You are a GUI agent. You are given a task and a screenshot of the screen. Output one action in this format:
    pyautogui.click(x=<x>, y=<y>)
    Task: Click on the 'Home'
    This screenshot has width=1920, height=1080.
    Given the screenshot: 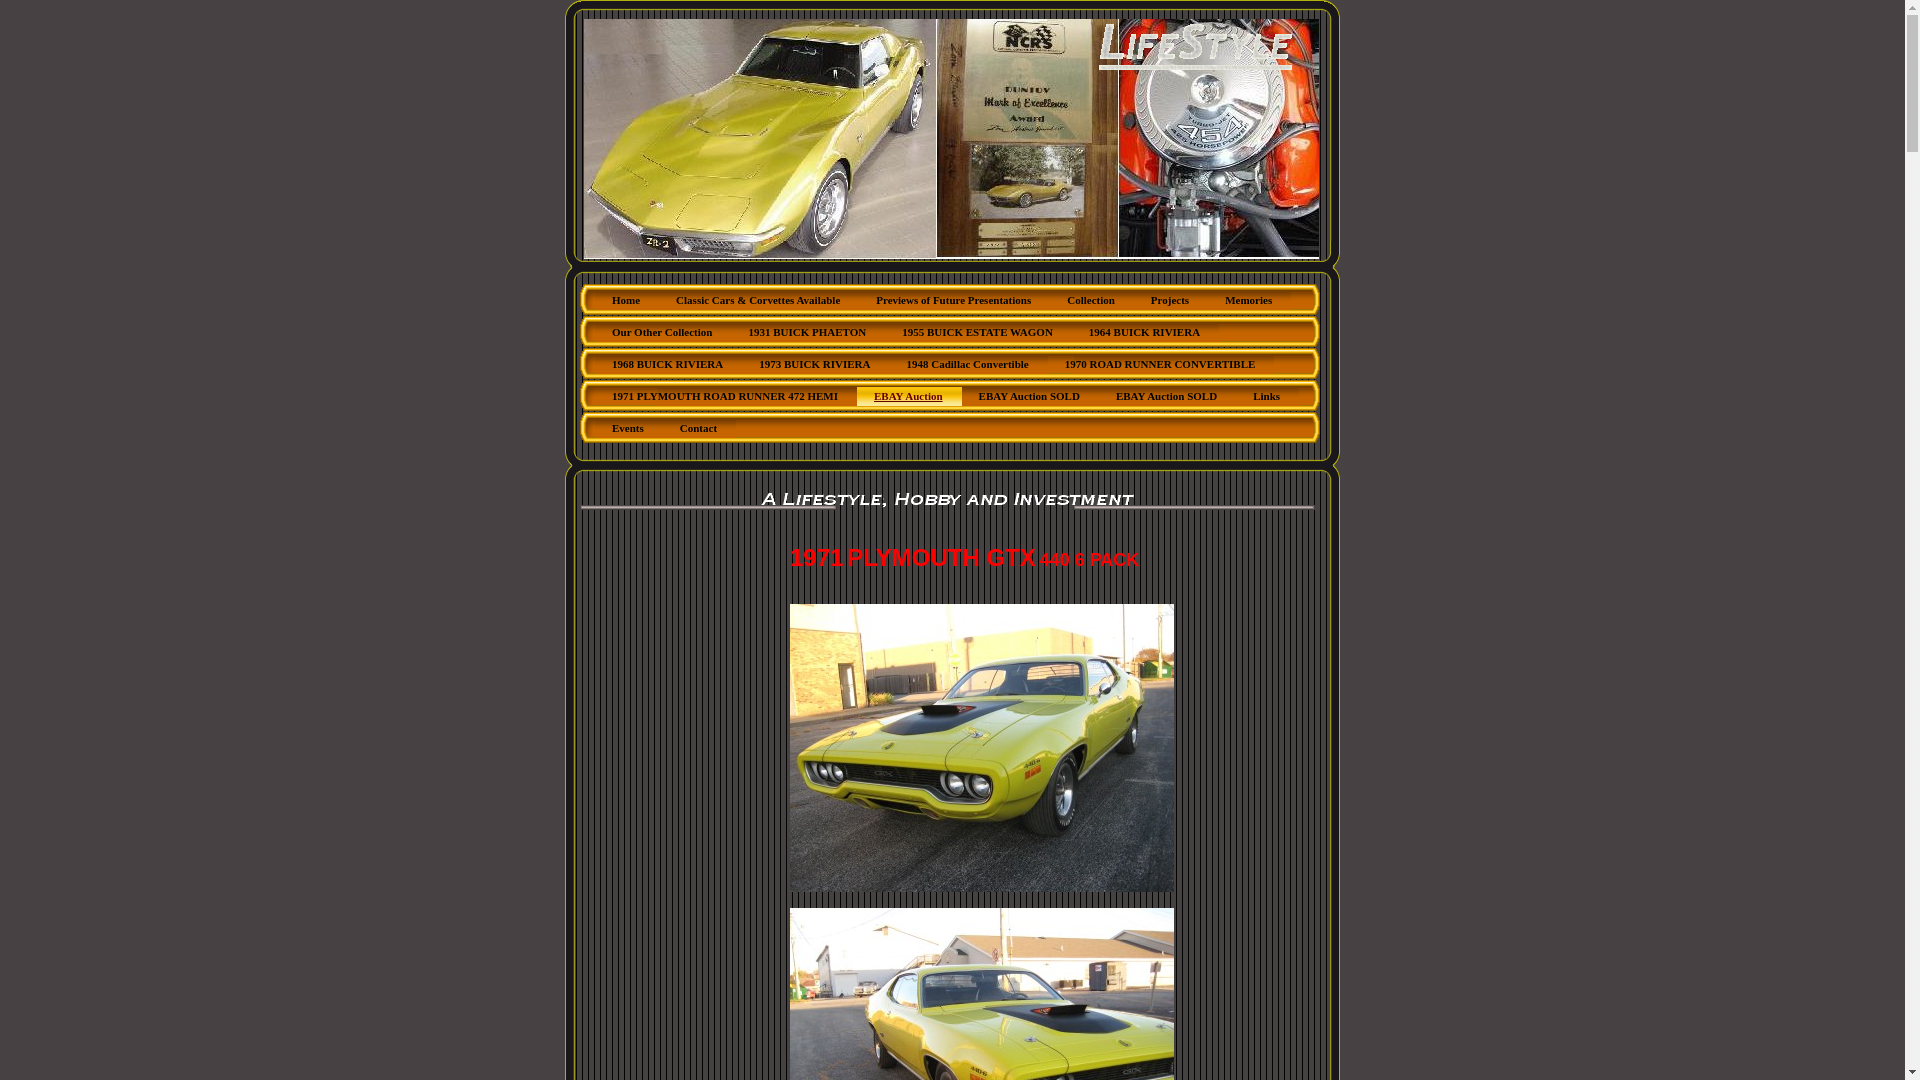 What is the action you would take?
    pyautogui.click(x=626, y=301)
    